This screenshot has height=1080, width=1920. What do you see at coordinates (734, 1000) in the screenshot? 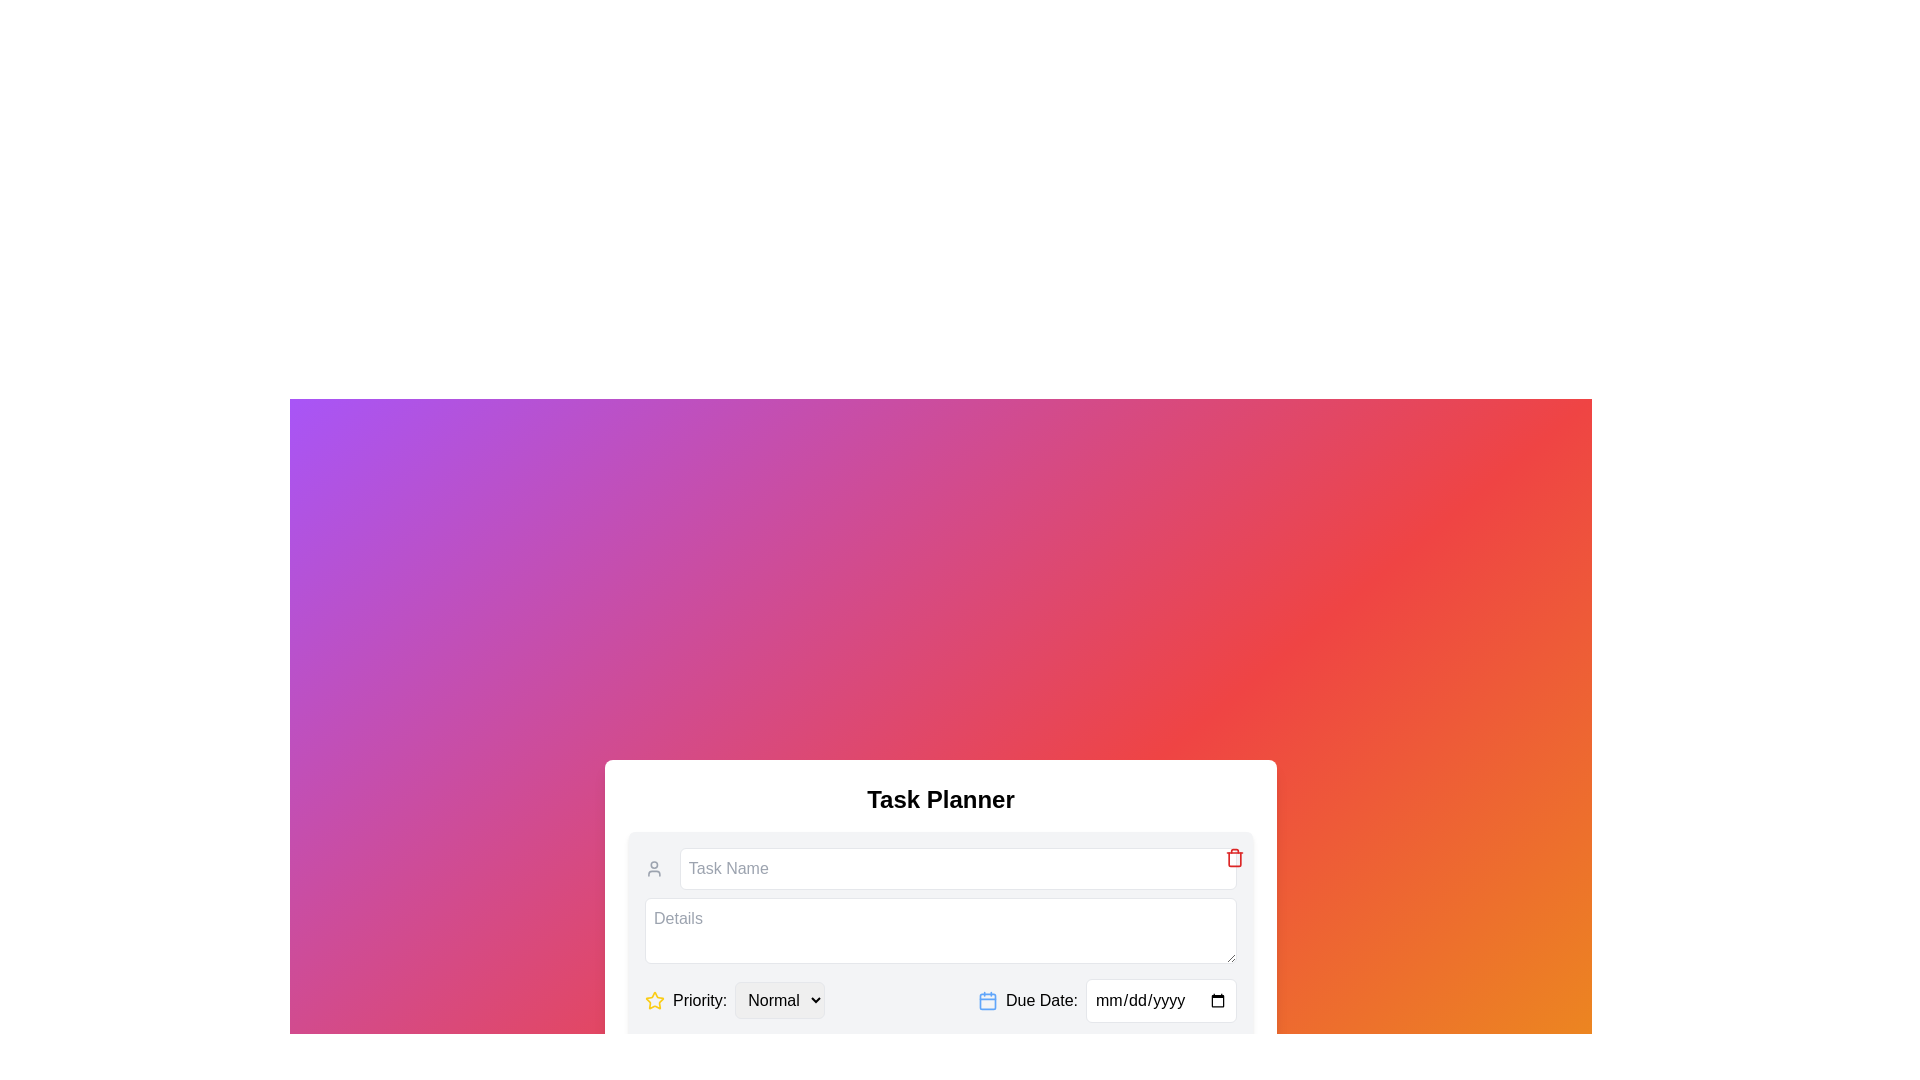
I see `the 'Priority:' dropdown menu` at bounding box center [734, 1000].